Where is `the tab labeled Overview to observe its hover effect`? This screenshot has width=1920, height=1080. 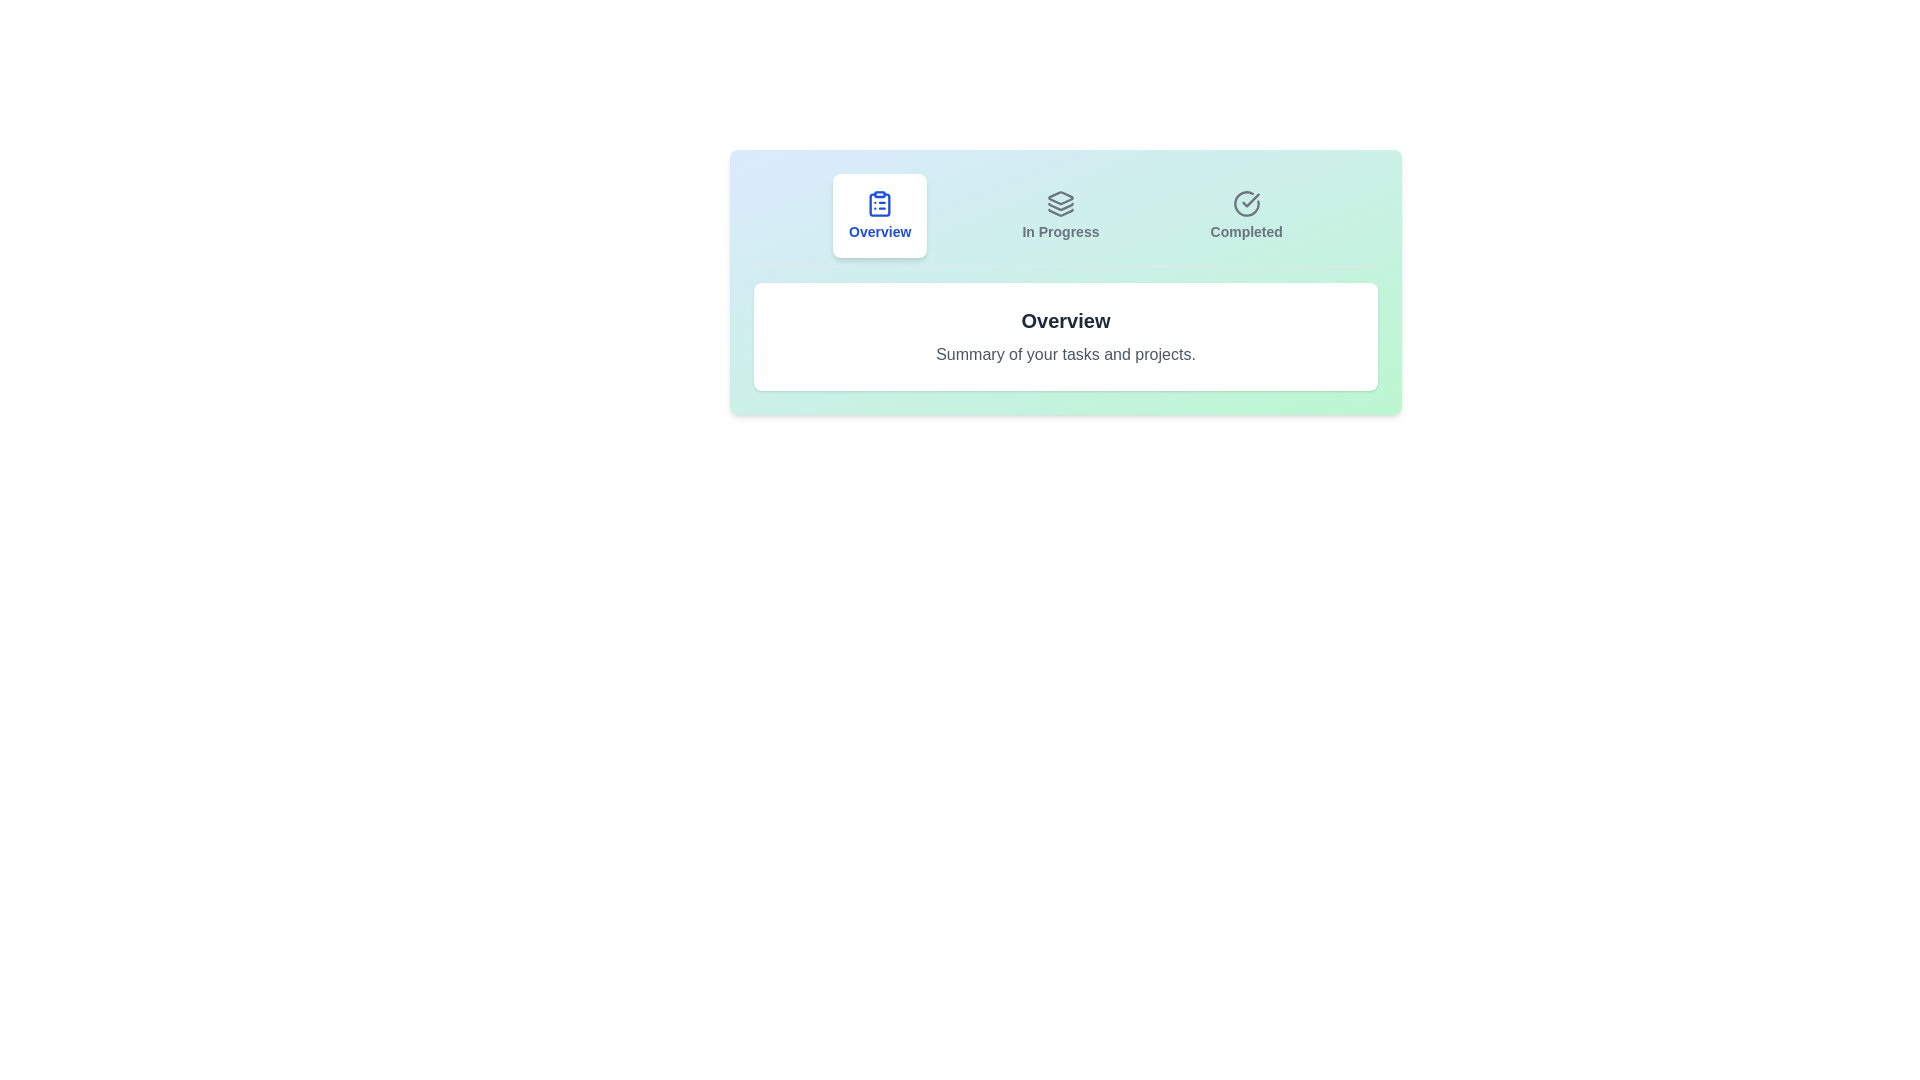
the tab labeled Overview to observe its hover effect is located at coordinates (880, 216).